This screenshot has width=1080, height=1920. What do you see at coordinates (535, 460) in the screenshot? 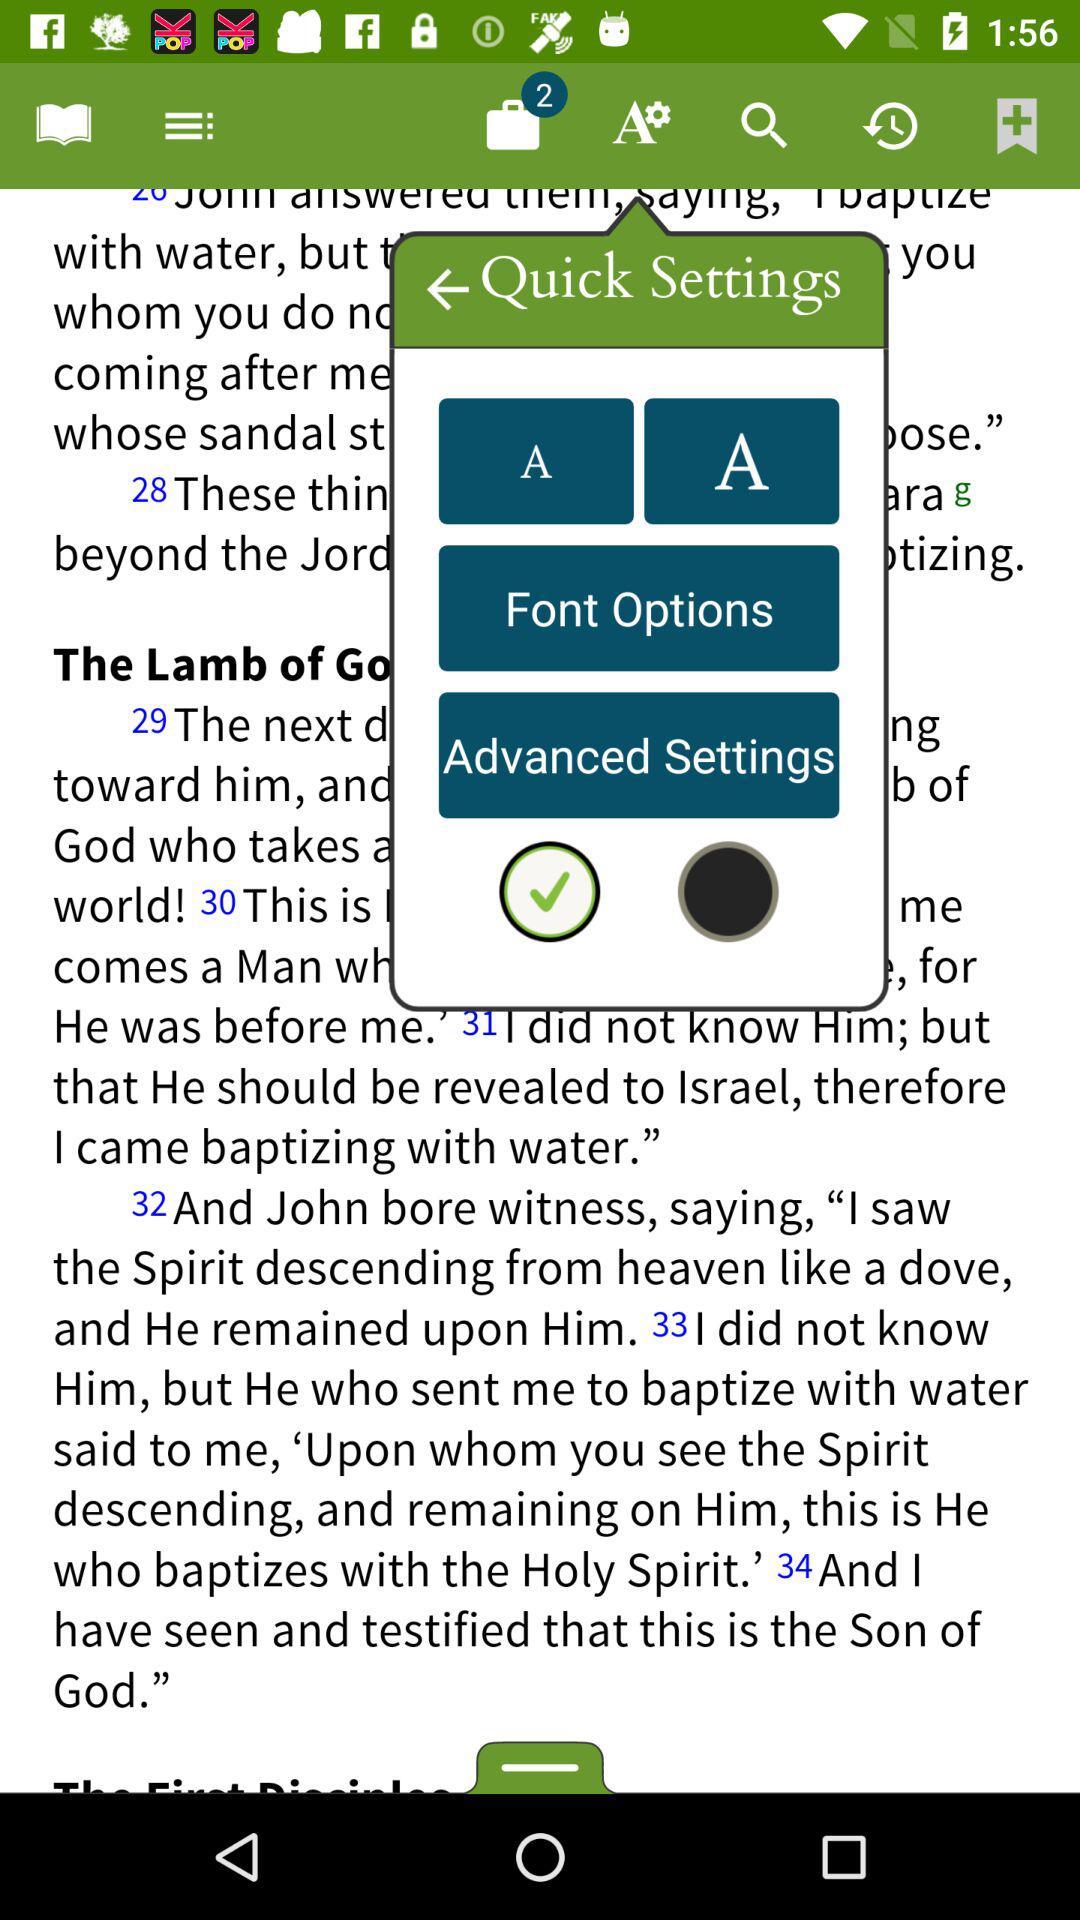
I see `the font icon` at bounding box center [535, 460].